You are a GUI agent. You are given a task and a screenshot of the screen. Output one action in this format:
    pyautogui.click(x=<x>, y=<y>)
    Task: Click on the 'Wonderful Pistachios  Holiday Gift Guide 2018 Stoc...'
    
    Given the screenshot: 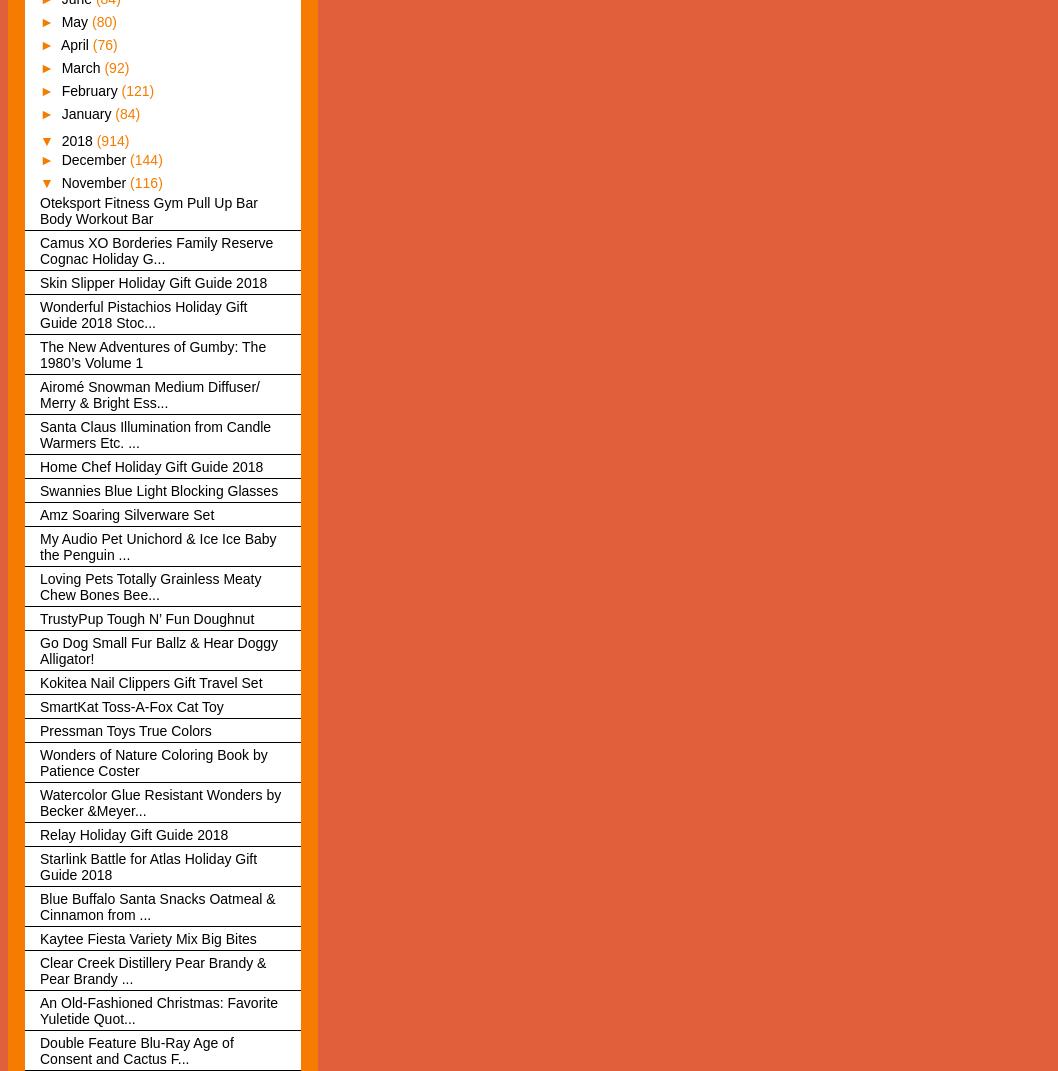 What is the action you would take?
    pyautogui.click(x=39, y=313)
    